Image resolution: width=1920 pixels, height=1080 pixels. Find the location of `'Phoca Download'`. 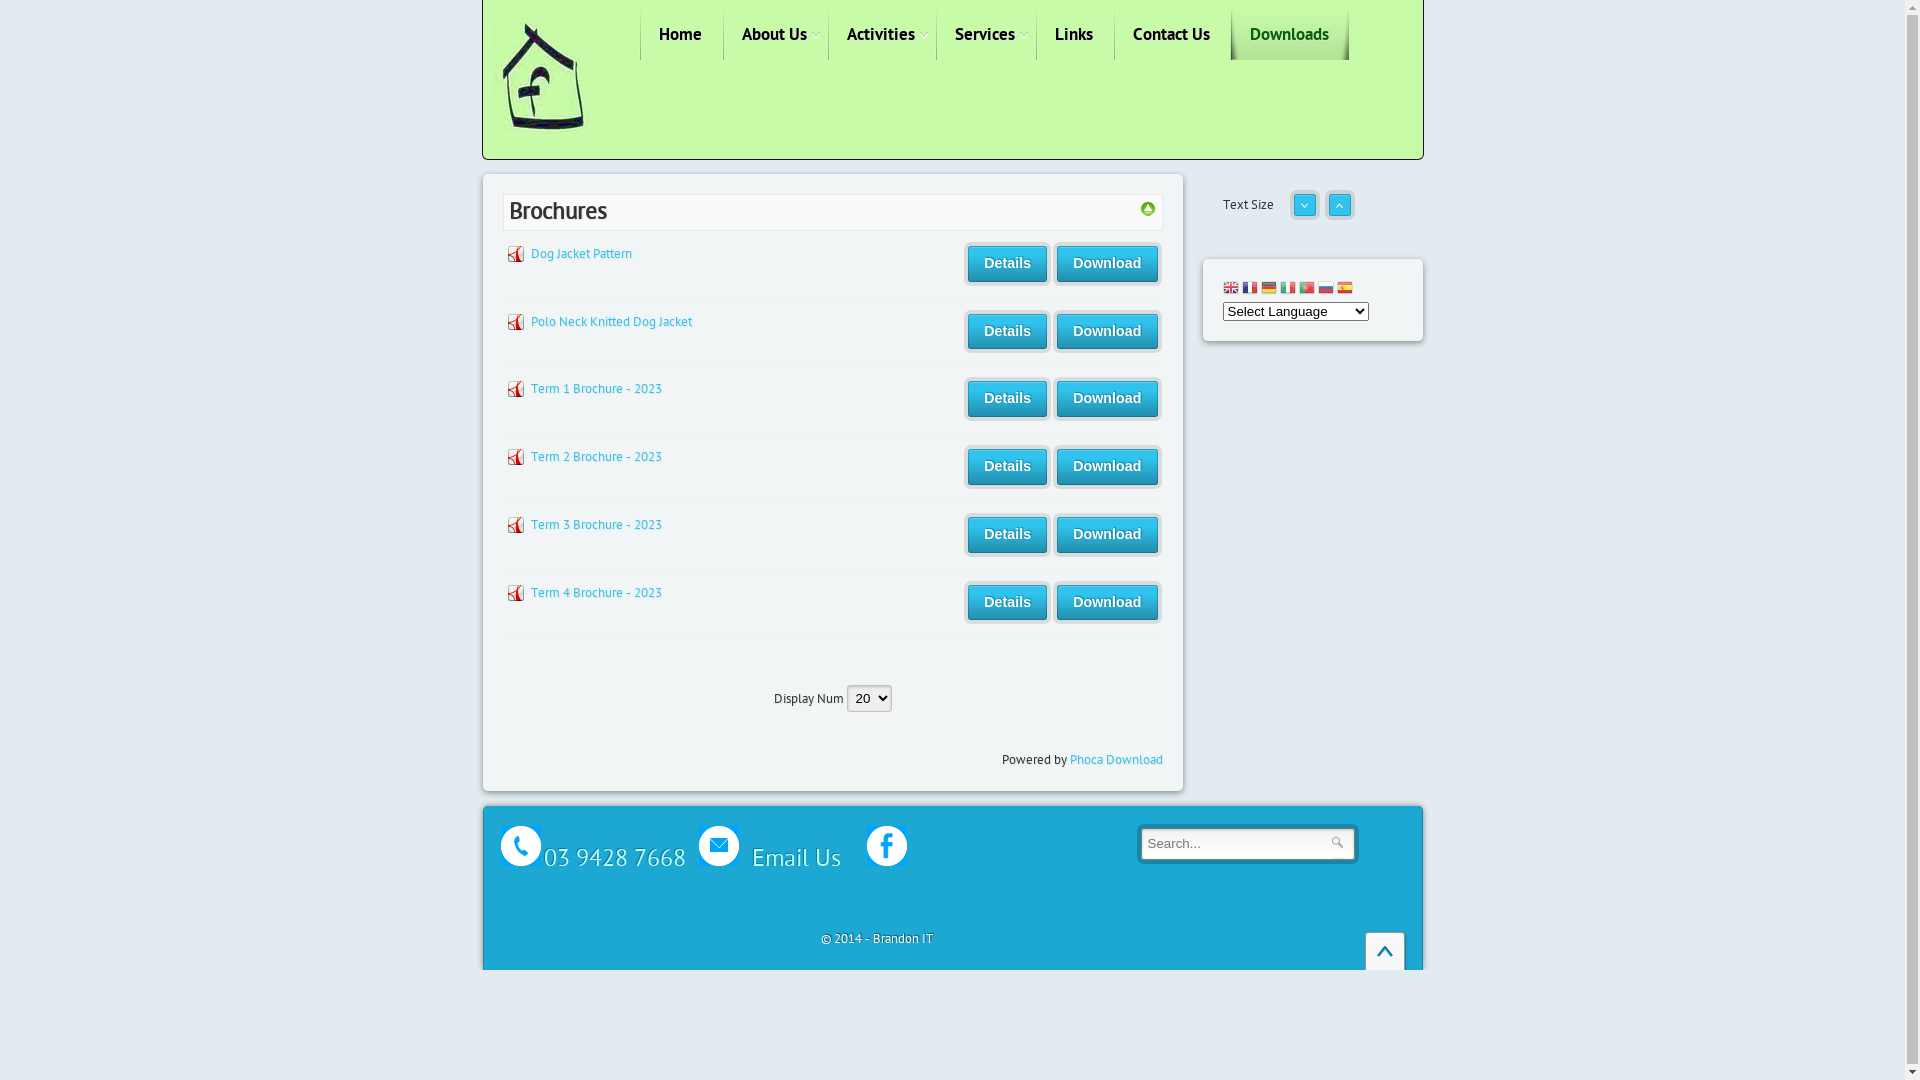

'Phoca Download' is located at coordinates (1069, 759).